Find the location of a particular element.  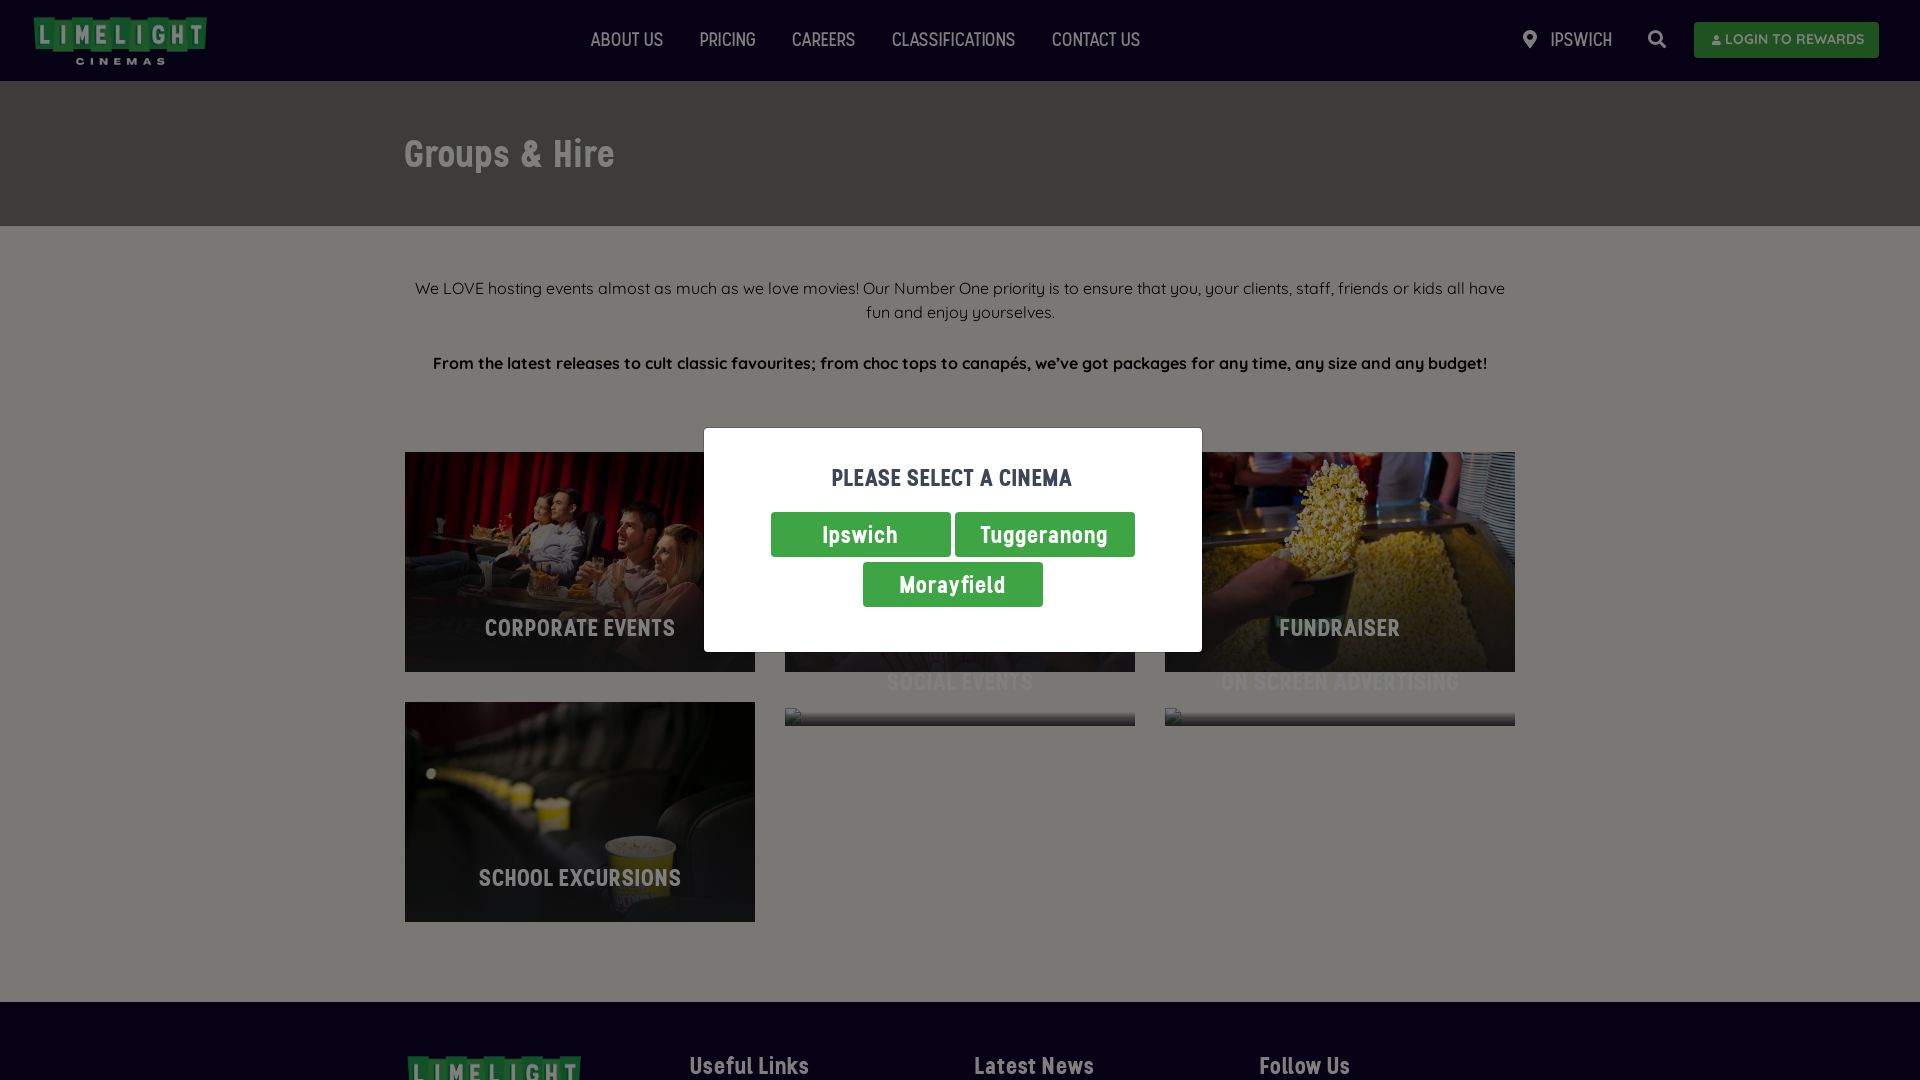

'Ipswich' is located at coordinates (859, 533).